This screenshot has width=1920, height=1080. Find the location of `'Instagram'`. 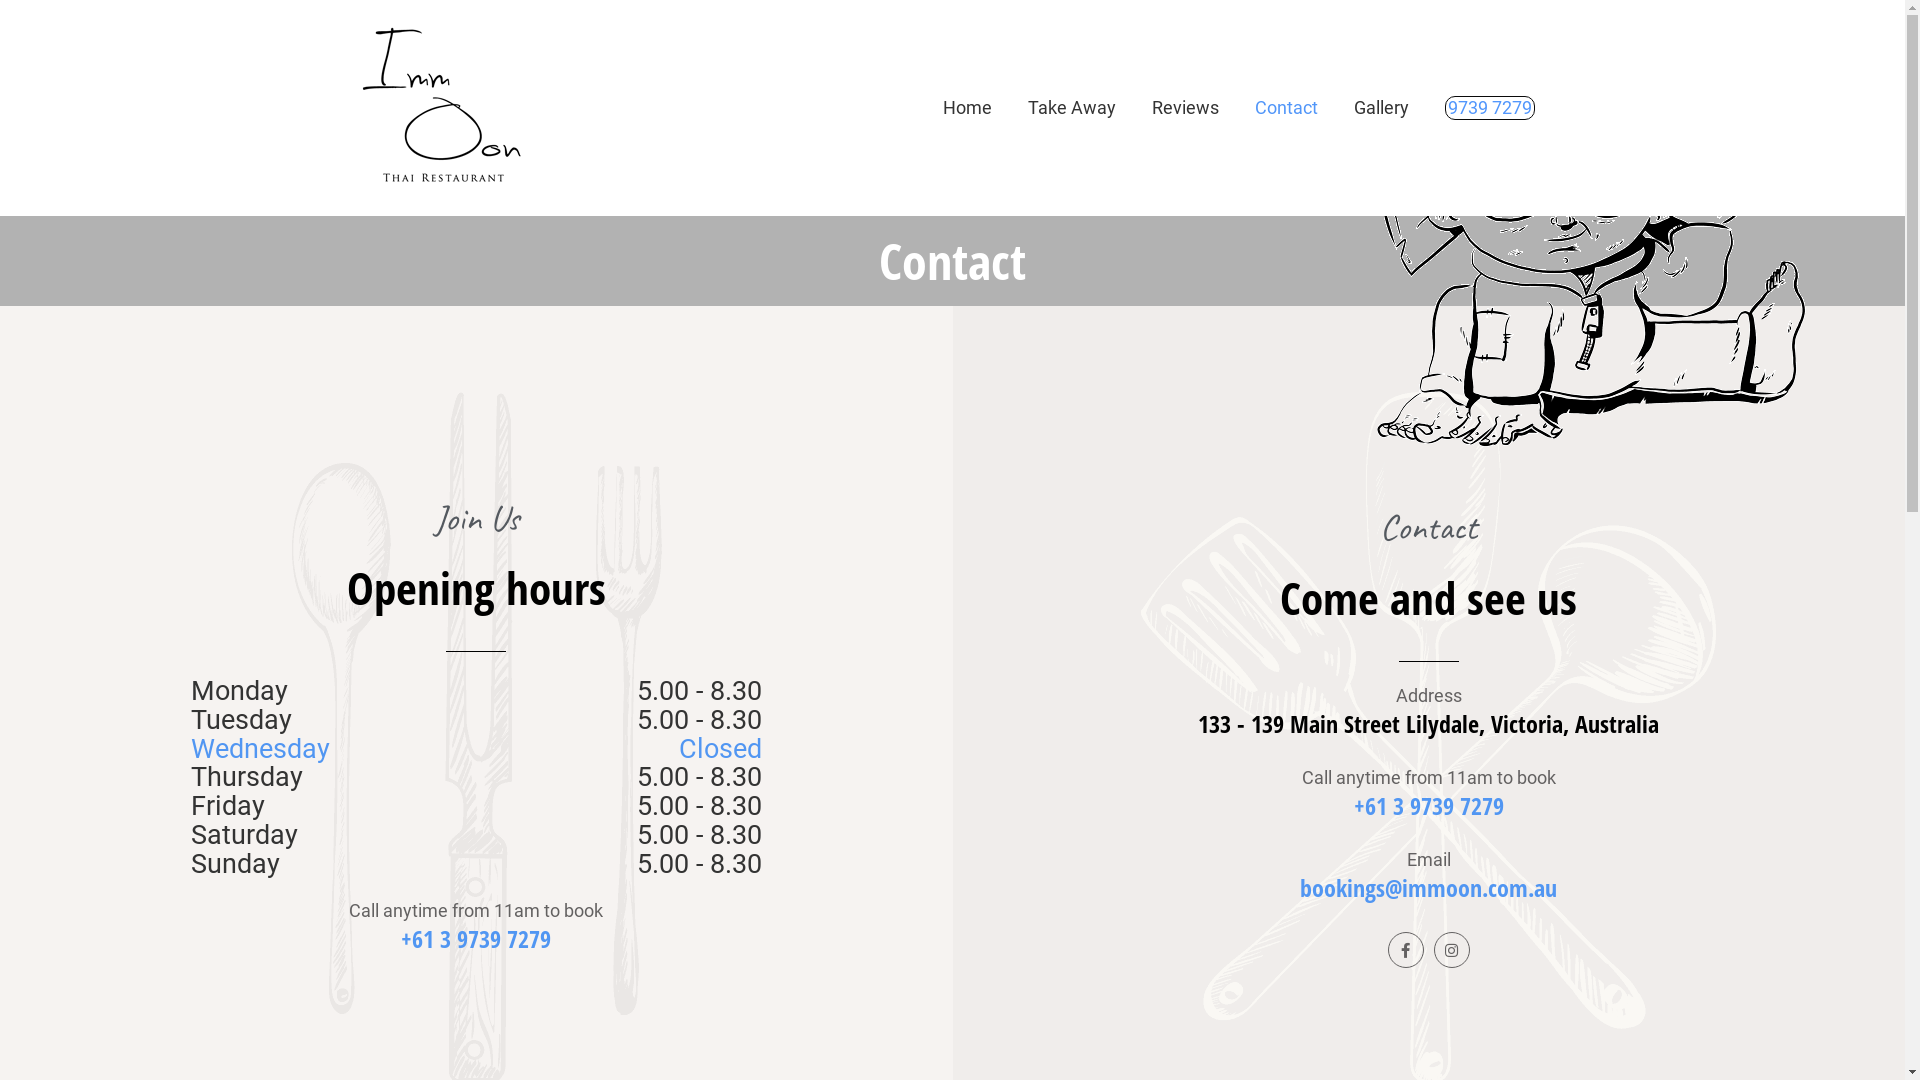

'Instagram' is located at coordinates (1451, 948).